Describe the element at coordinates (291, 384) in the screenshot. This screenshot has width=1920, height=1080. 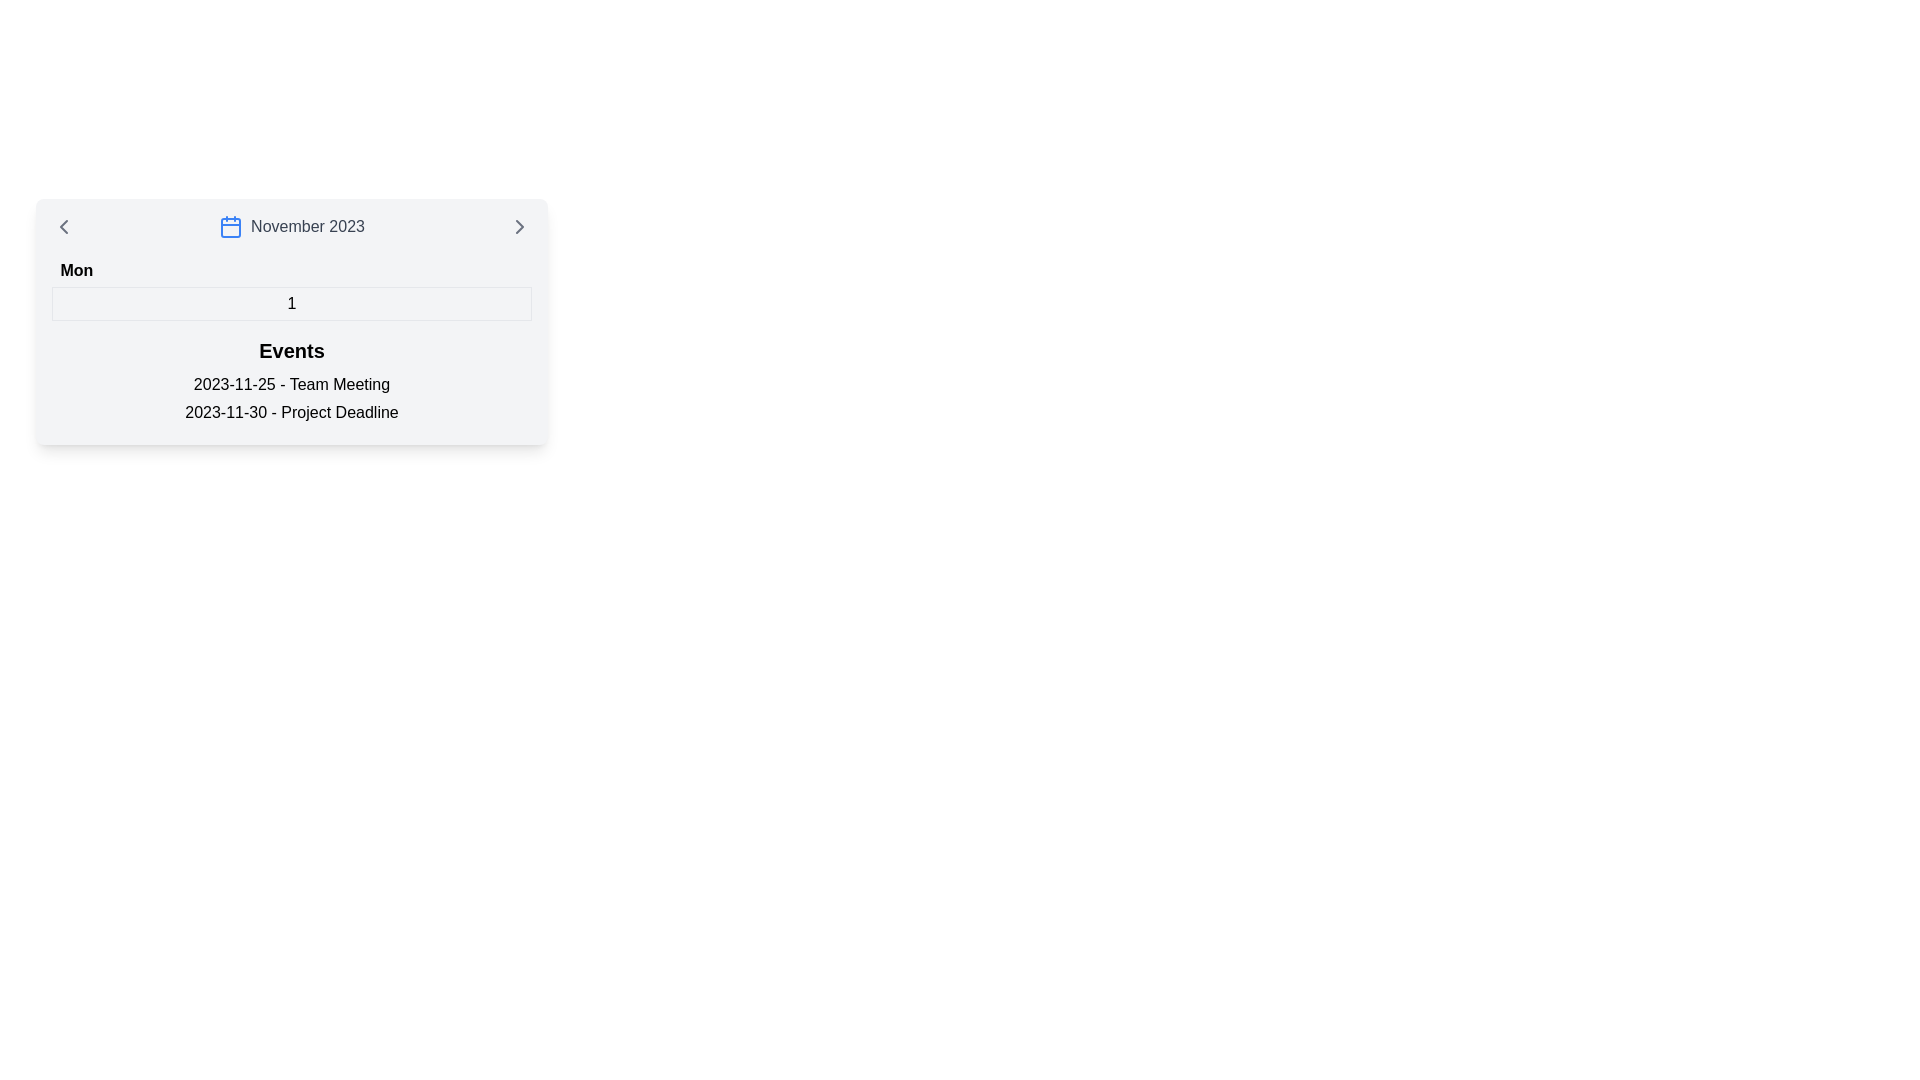
I see `text displayed in the element showing '2023-11-25 - Team Meeting', which is located under the 'Events' section of the calendar interface` at that location.